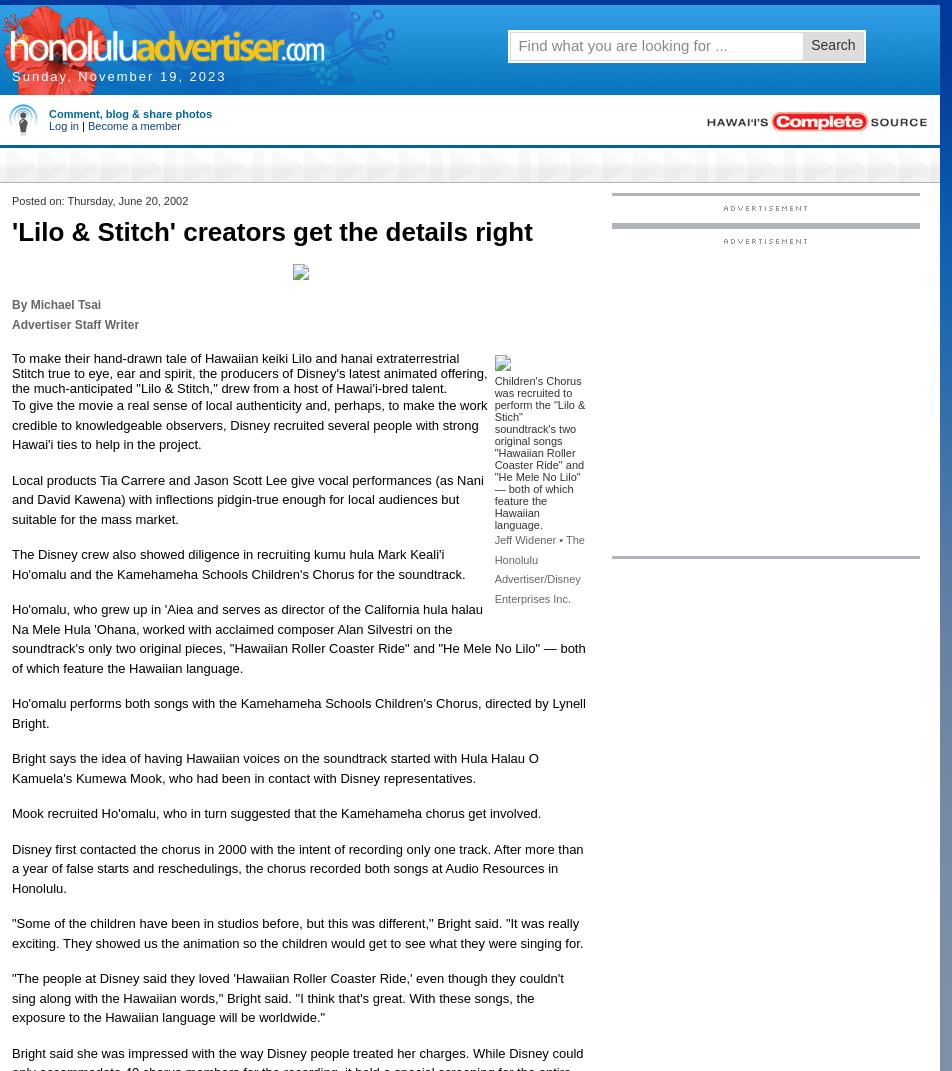 The width and height of the screenshot is (952, 1071). I want to click on 'Search', so click(833, 43).